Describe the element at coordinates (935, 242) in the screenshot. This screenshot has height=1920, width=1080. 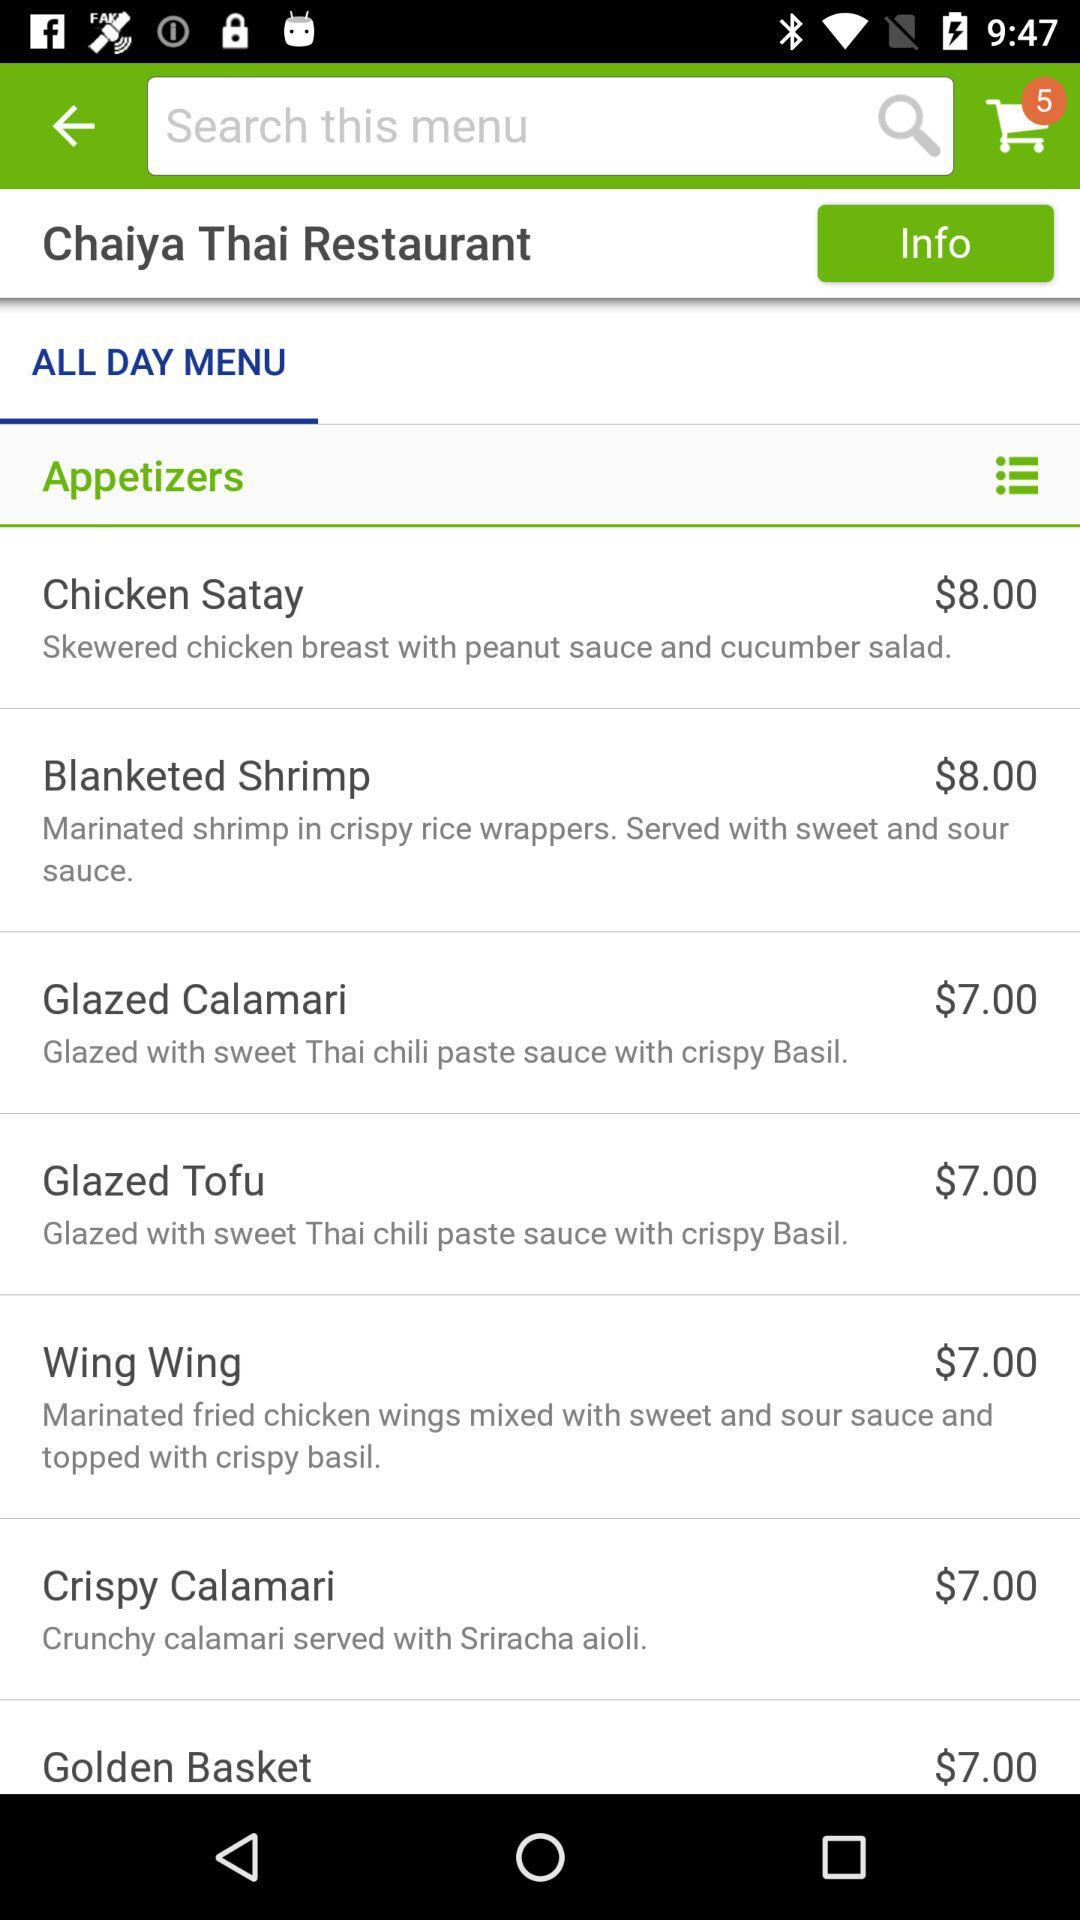
I see `the info` at that location.